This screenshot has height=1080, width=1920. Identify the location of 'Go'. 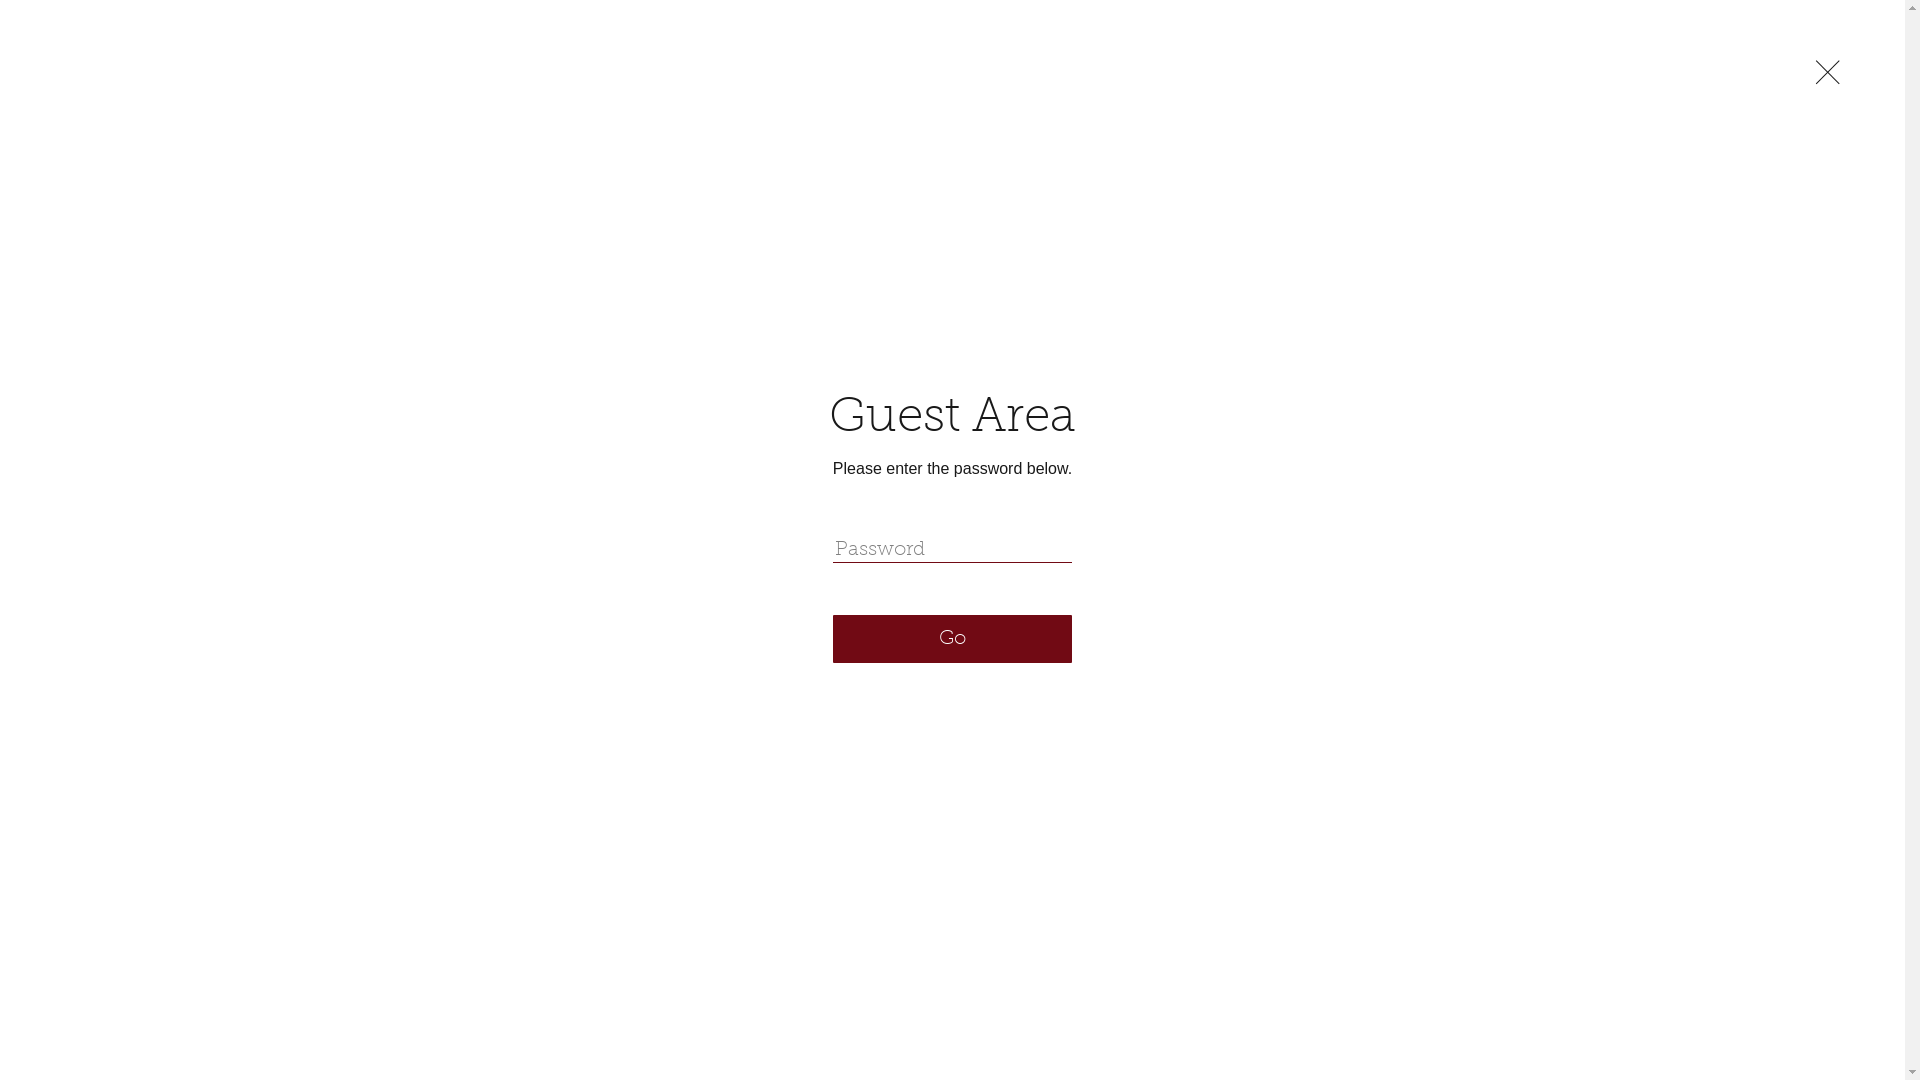
(951, 639).